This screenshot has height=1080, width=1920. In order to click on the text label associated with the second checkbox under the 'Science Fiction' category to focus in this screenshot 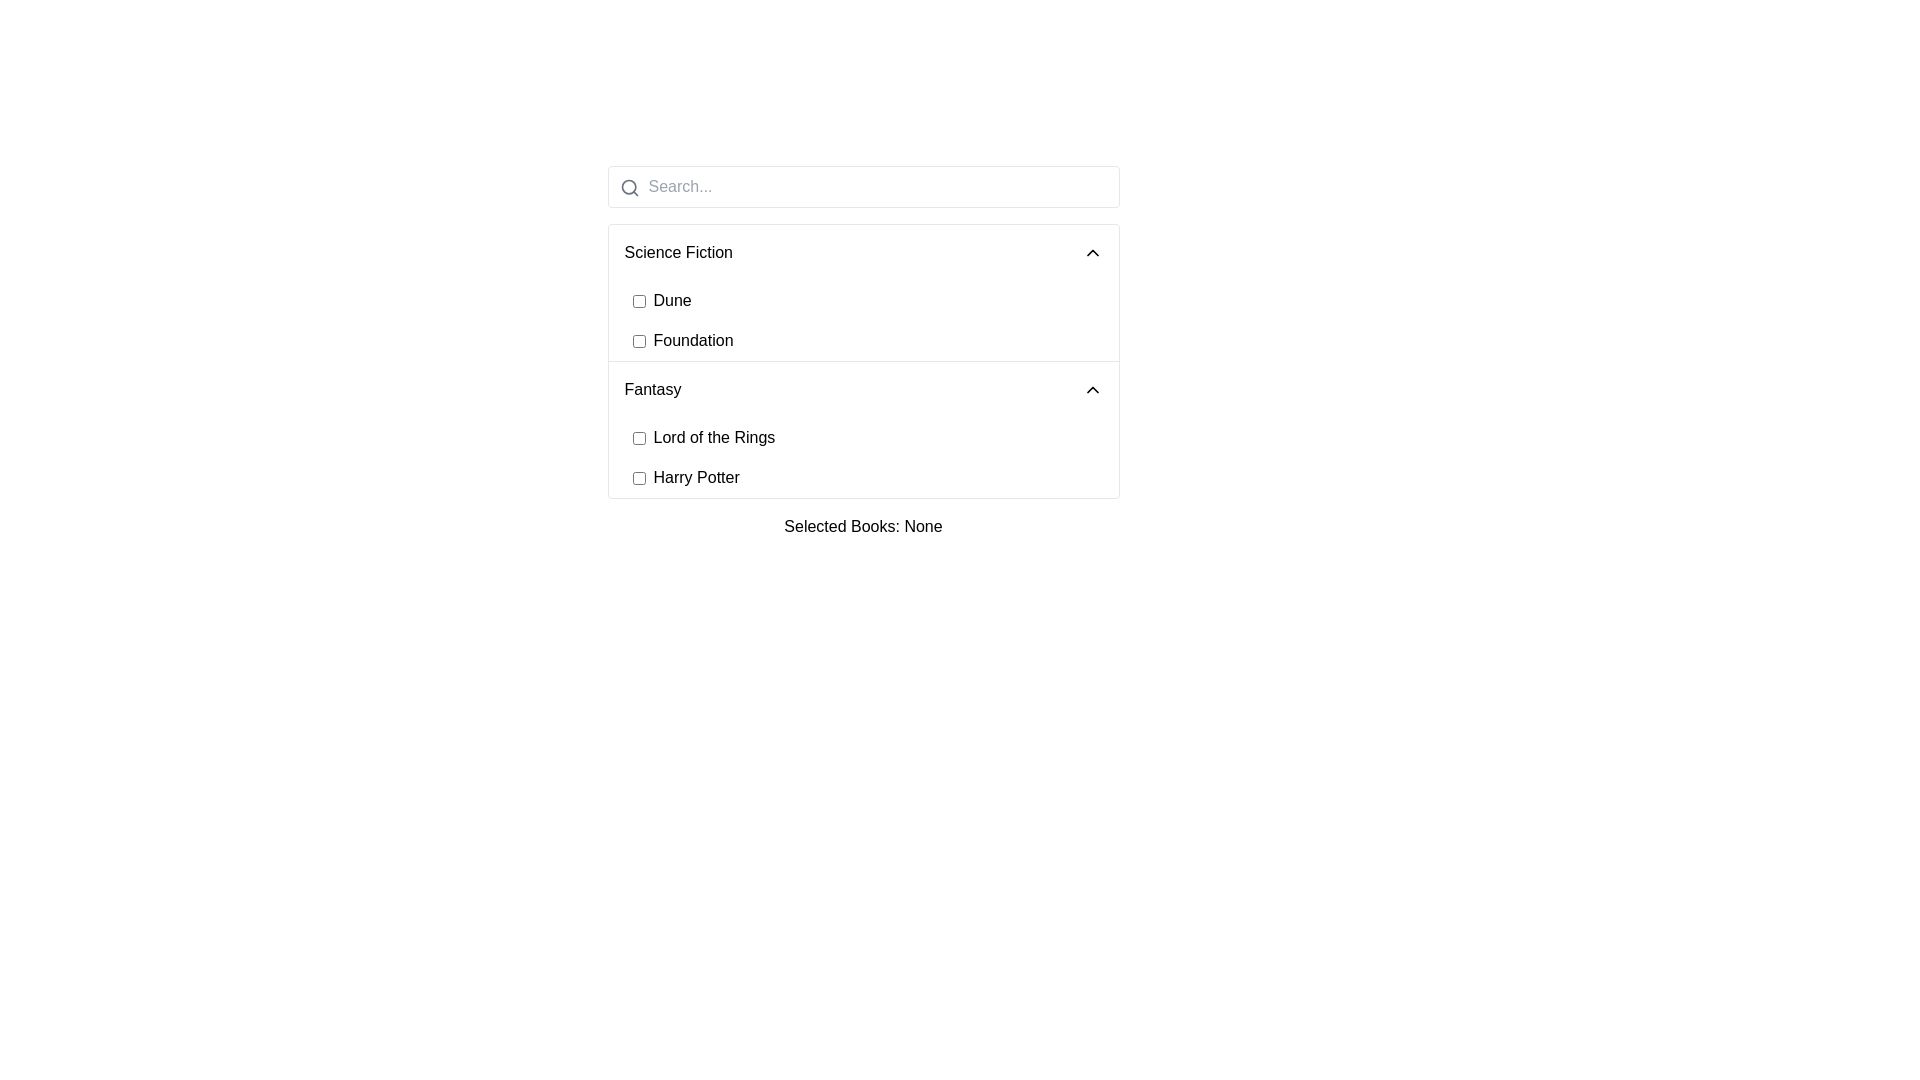, I will do `click(693, 339)`.